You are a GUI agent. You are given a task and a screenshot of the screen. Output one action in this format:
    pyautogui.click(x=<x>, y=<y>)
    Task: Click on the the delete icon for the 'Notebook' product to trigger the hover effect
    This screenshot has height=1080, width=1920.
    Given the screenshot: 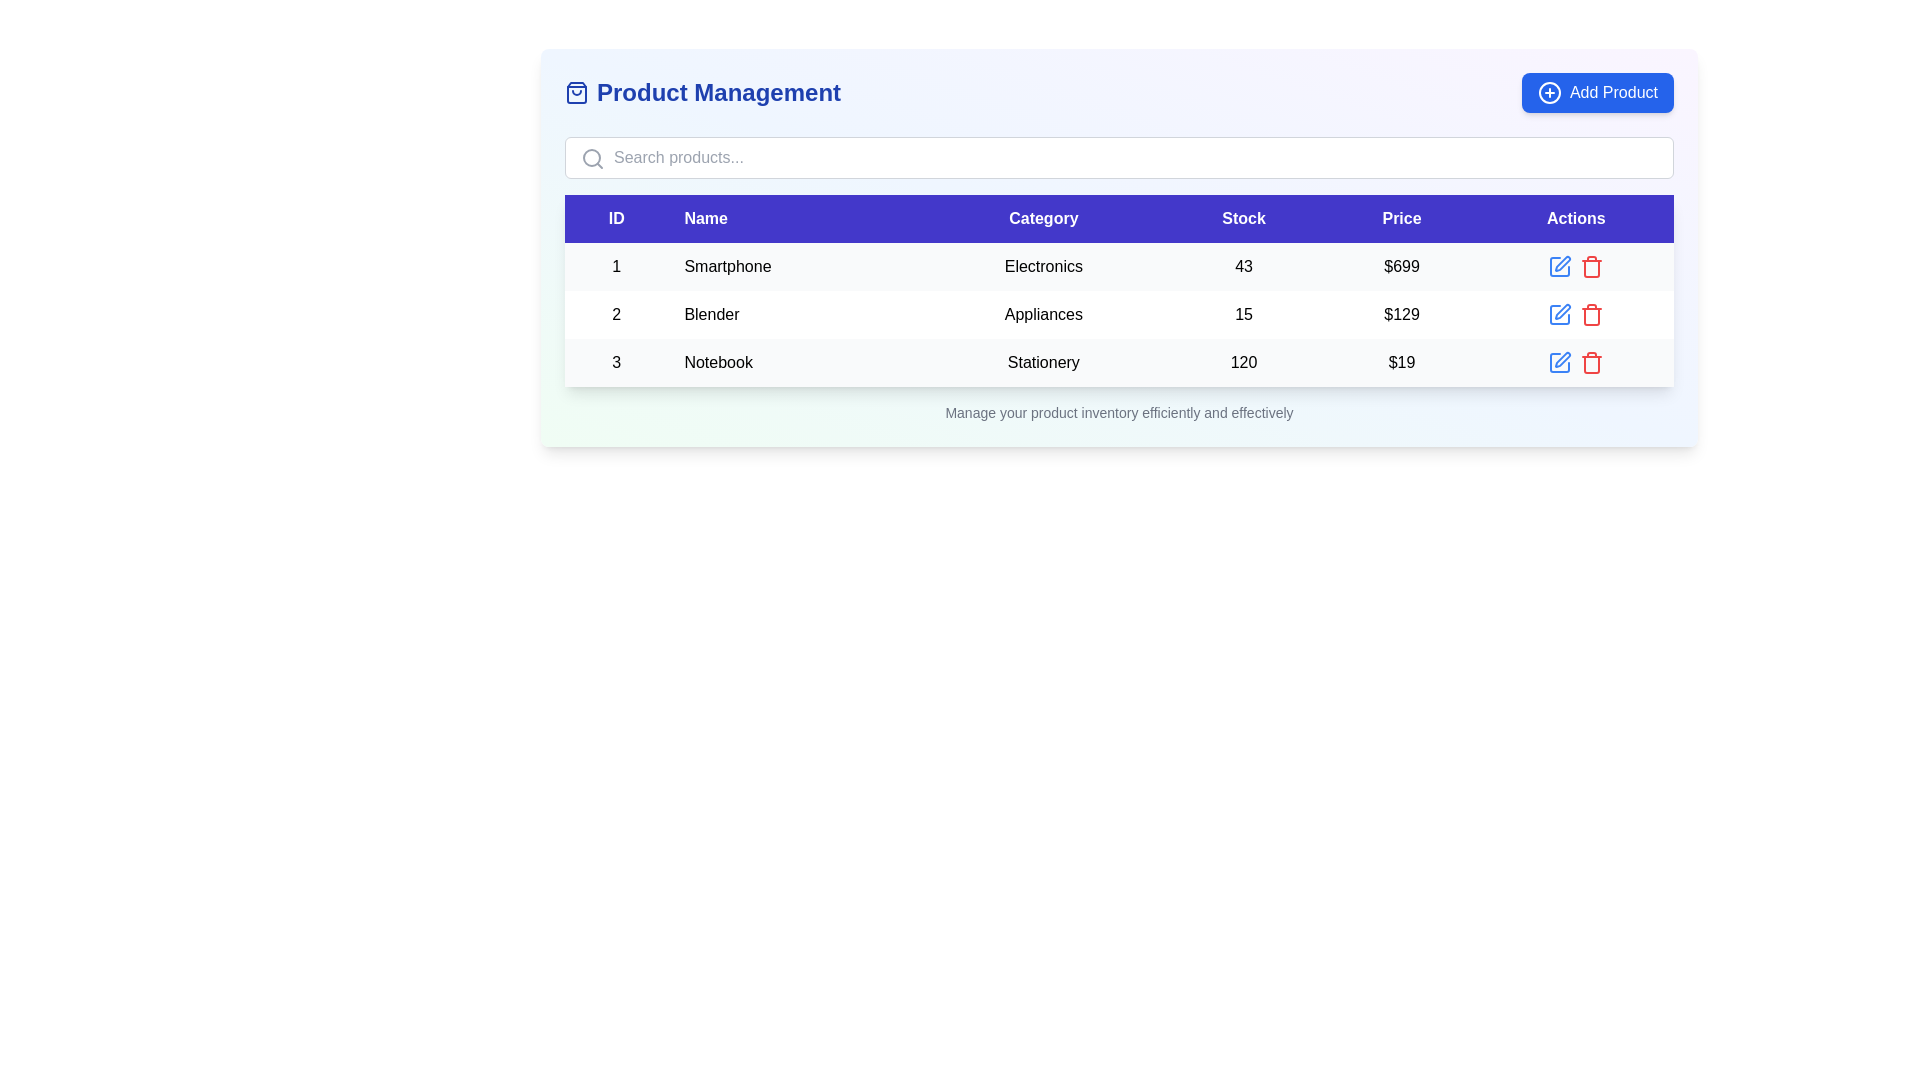 What is the action you would take?
    pyautogui.click(x=1591, y=265)
    